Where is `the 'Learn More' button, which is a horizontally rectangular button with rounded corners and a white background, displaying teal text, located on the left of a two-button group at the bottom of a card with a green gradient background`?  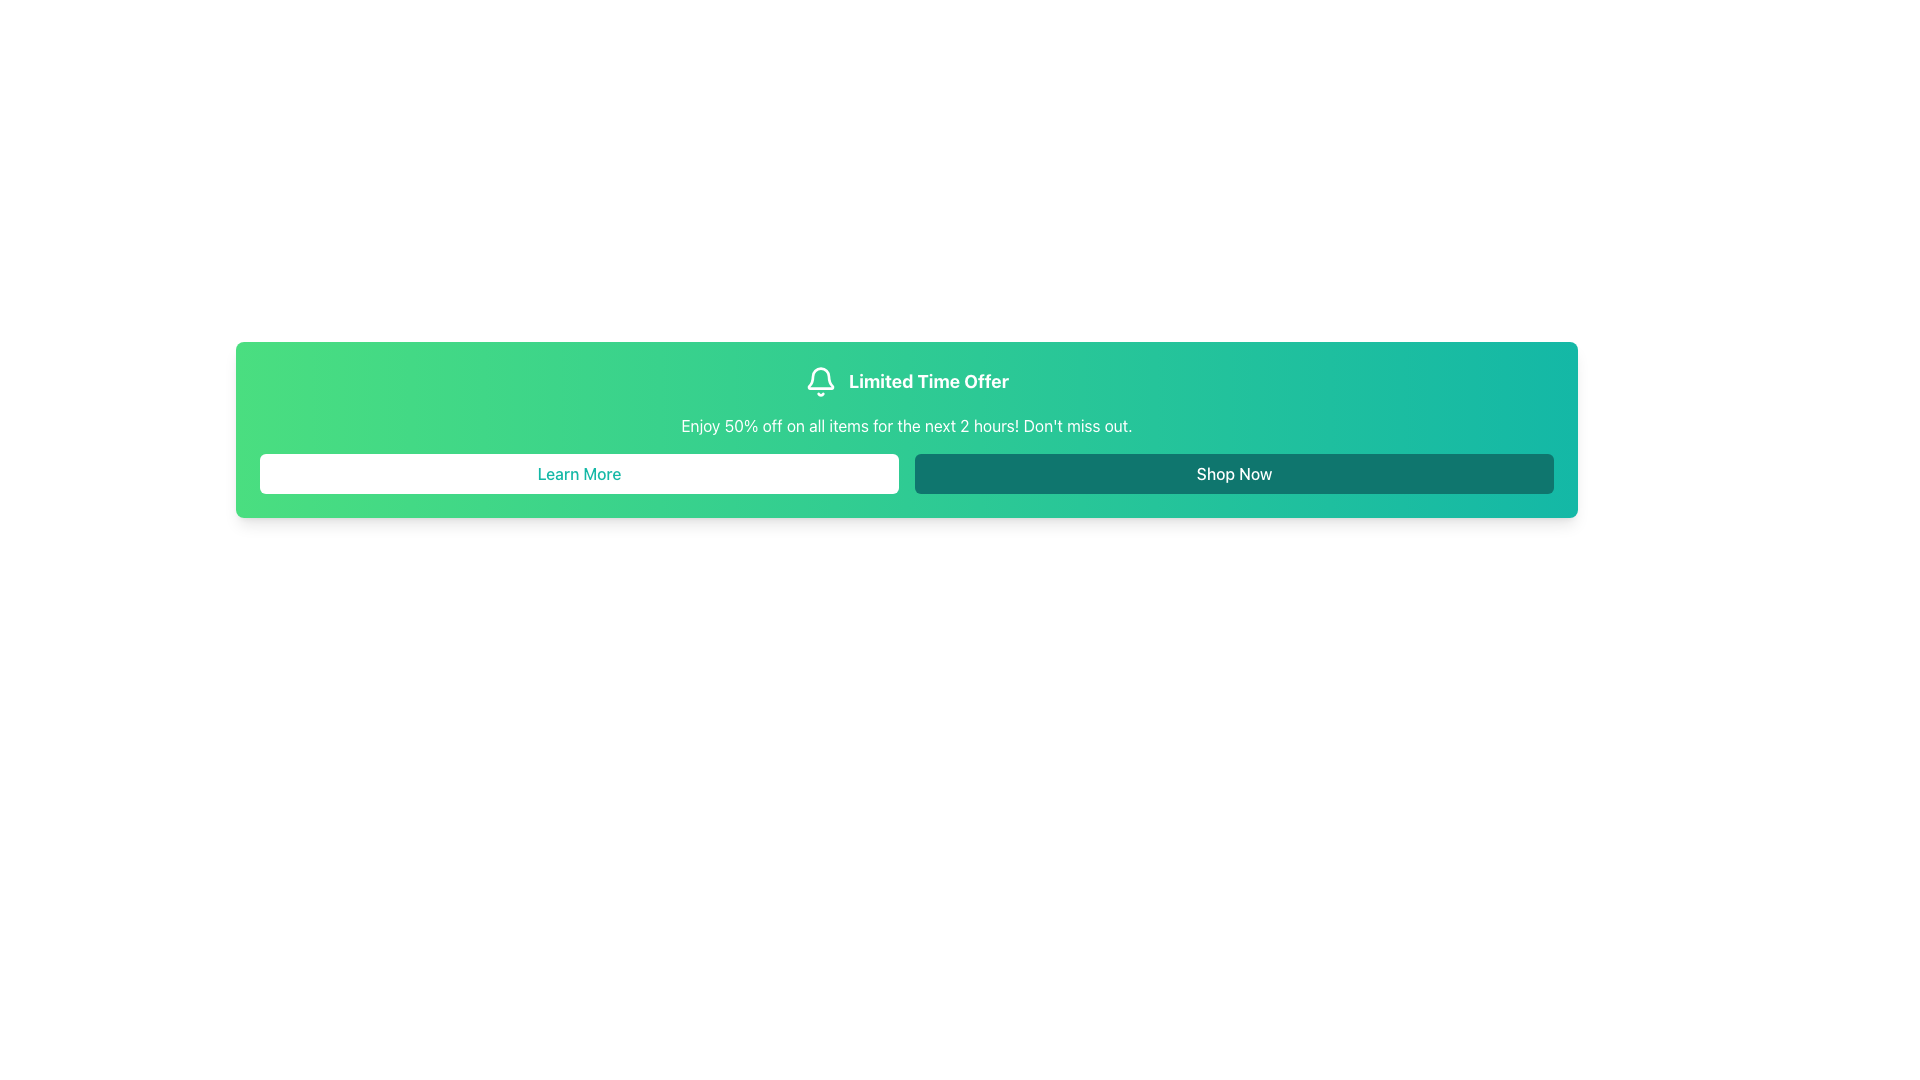 the 'Learn More' button, which is a horizontally rectangular button with rounded corners and a white background, displaying teal text, located on the left of a two-button group at the bottom of a card with a green gradient background is located at coordinates (578, 474).